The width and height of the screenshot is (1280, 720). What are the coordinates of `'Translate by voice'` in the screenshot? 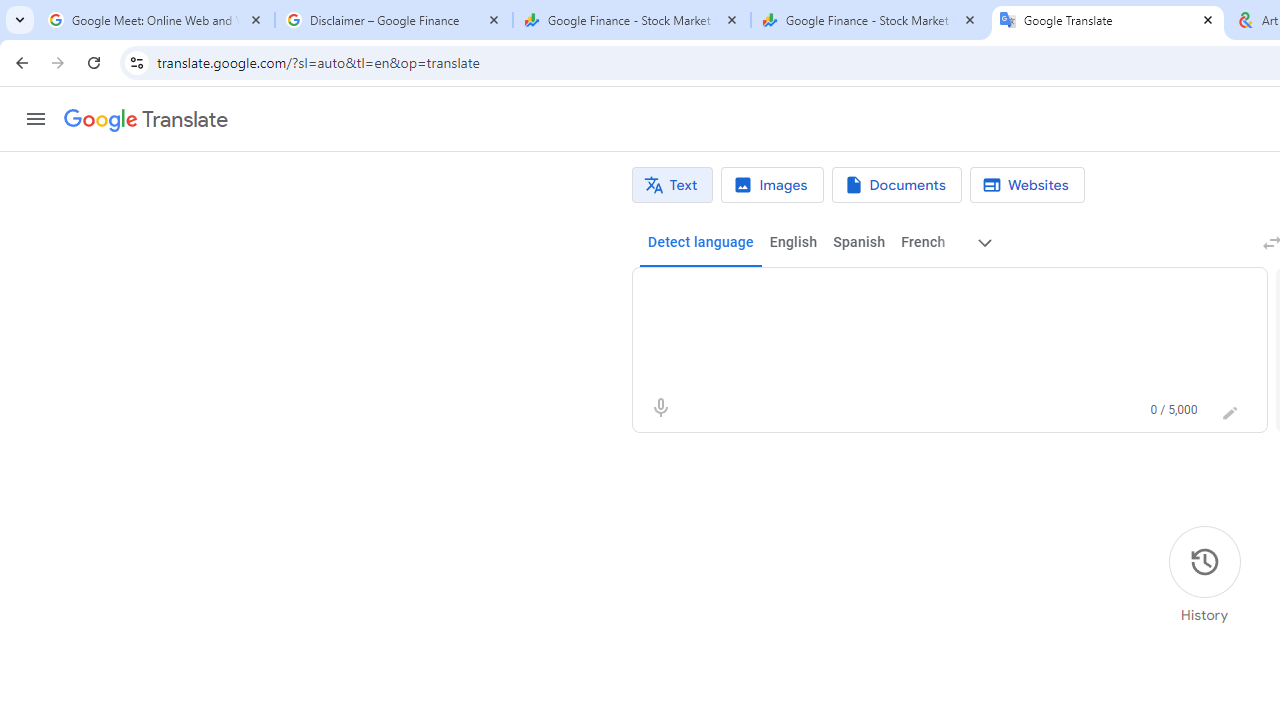 It's located at (660, 406).